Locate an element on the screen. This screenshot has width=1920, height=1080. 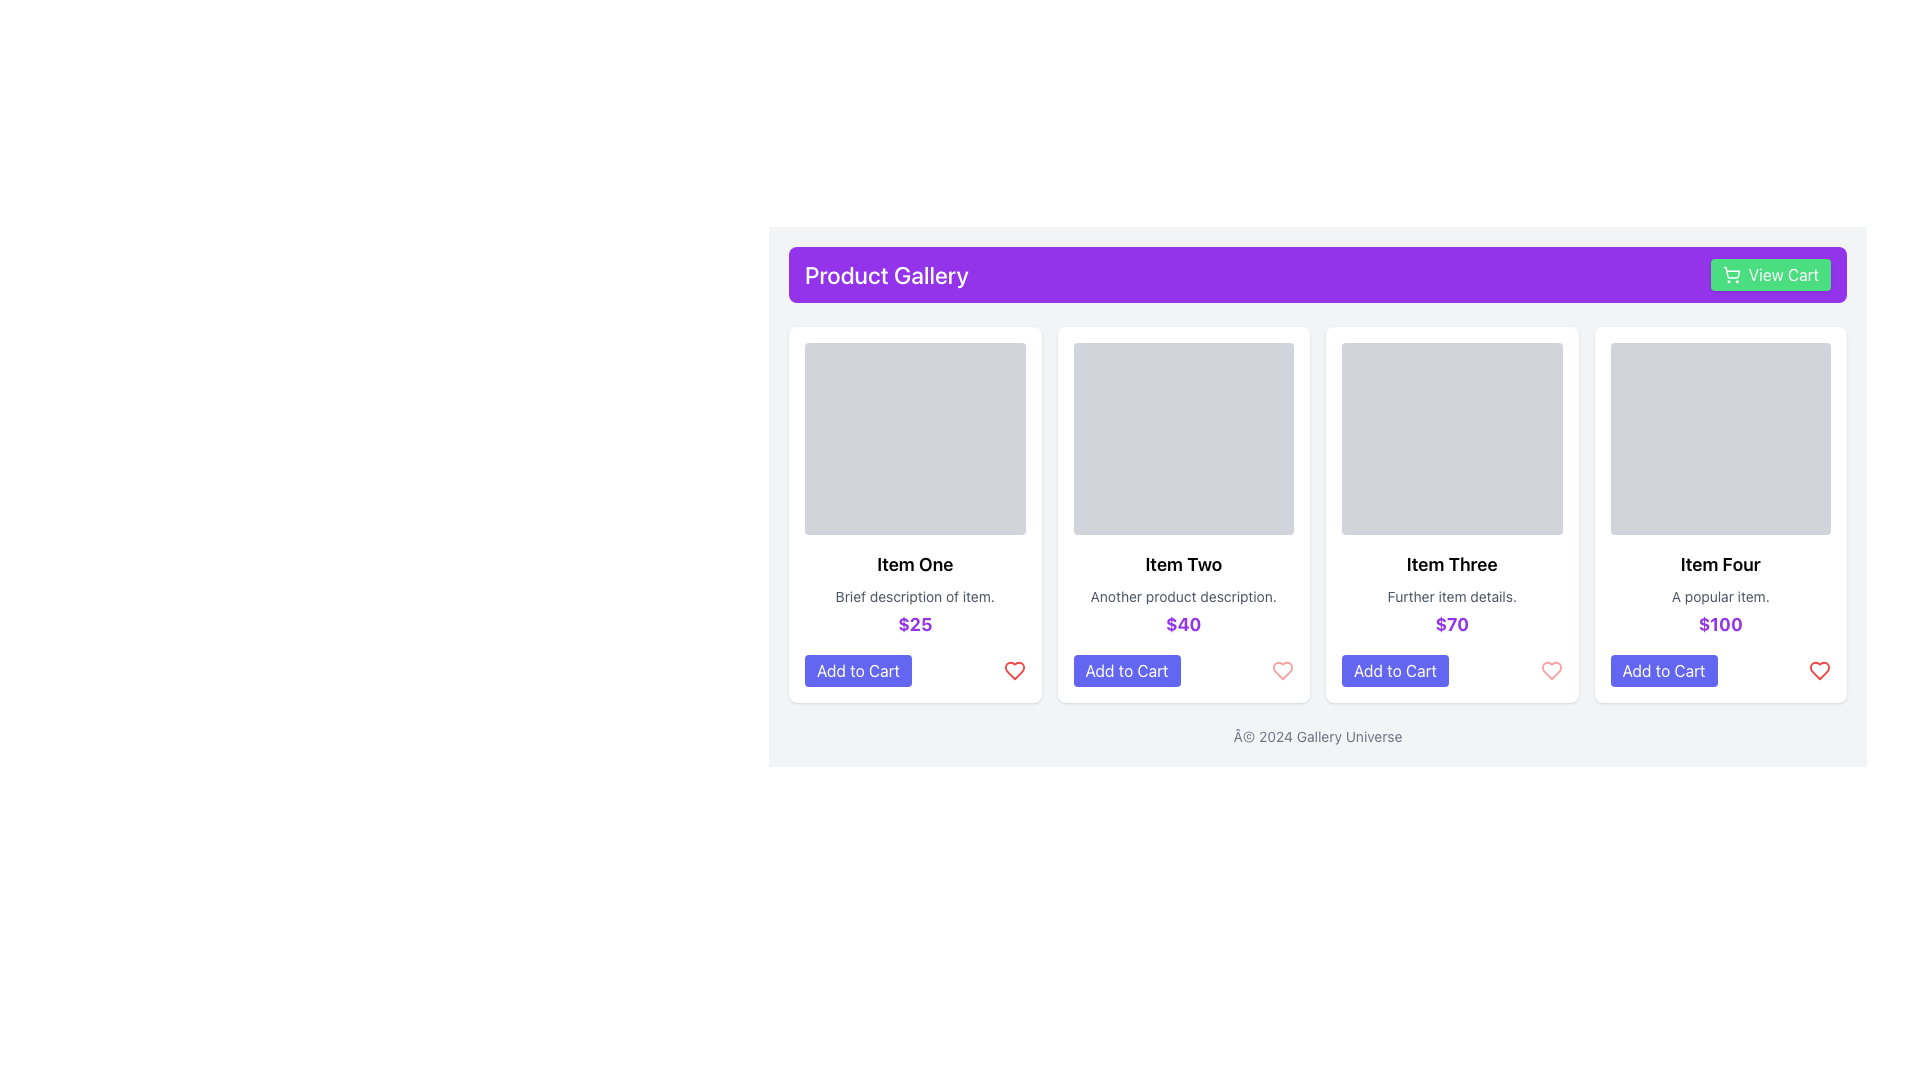
the displayed price '$70' text label, which is styled with bold and enlarged purple text and is located in the bottom section of the 'Item Three' card, directly above the 'Add to Cart' button is located at coordinates (1452, 623).